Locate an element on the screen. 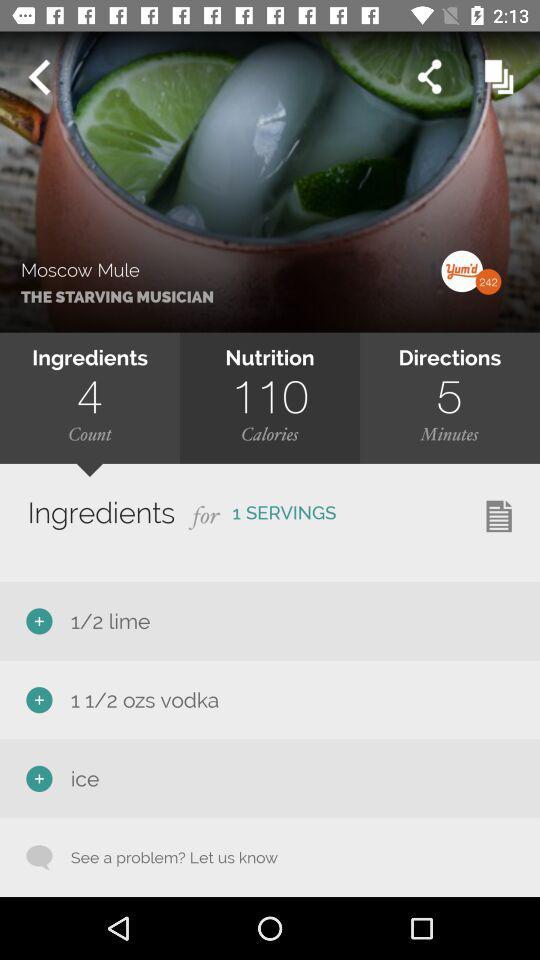 The height and width of the screenshot is (960, 540). the share icon is located at coordinates (428, 77).